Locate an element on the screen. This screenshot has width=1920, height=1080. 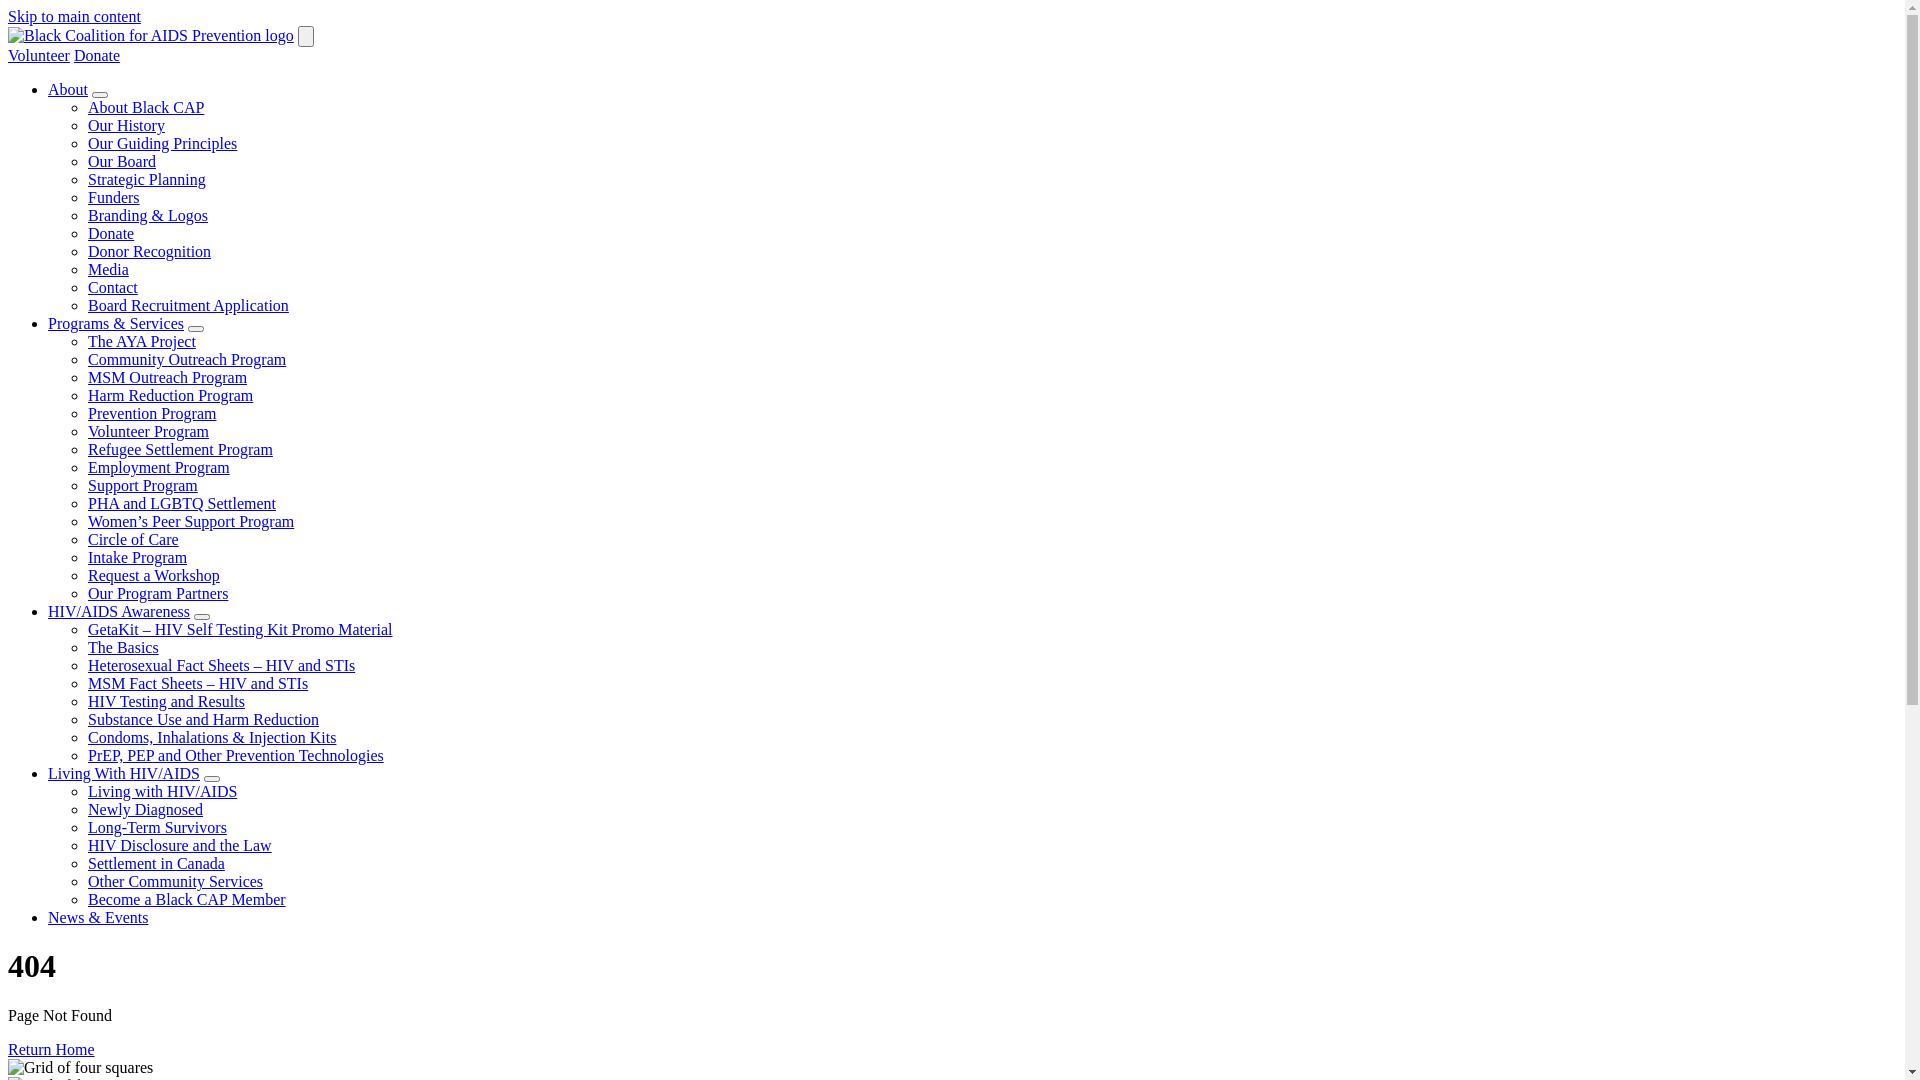
'PHA and LGBTQ Settlement' is located at coordinates (182, 502).